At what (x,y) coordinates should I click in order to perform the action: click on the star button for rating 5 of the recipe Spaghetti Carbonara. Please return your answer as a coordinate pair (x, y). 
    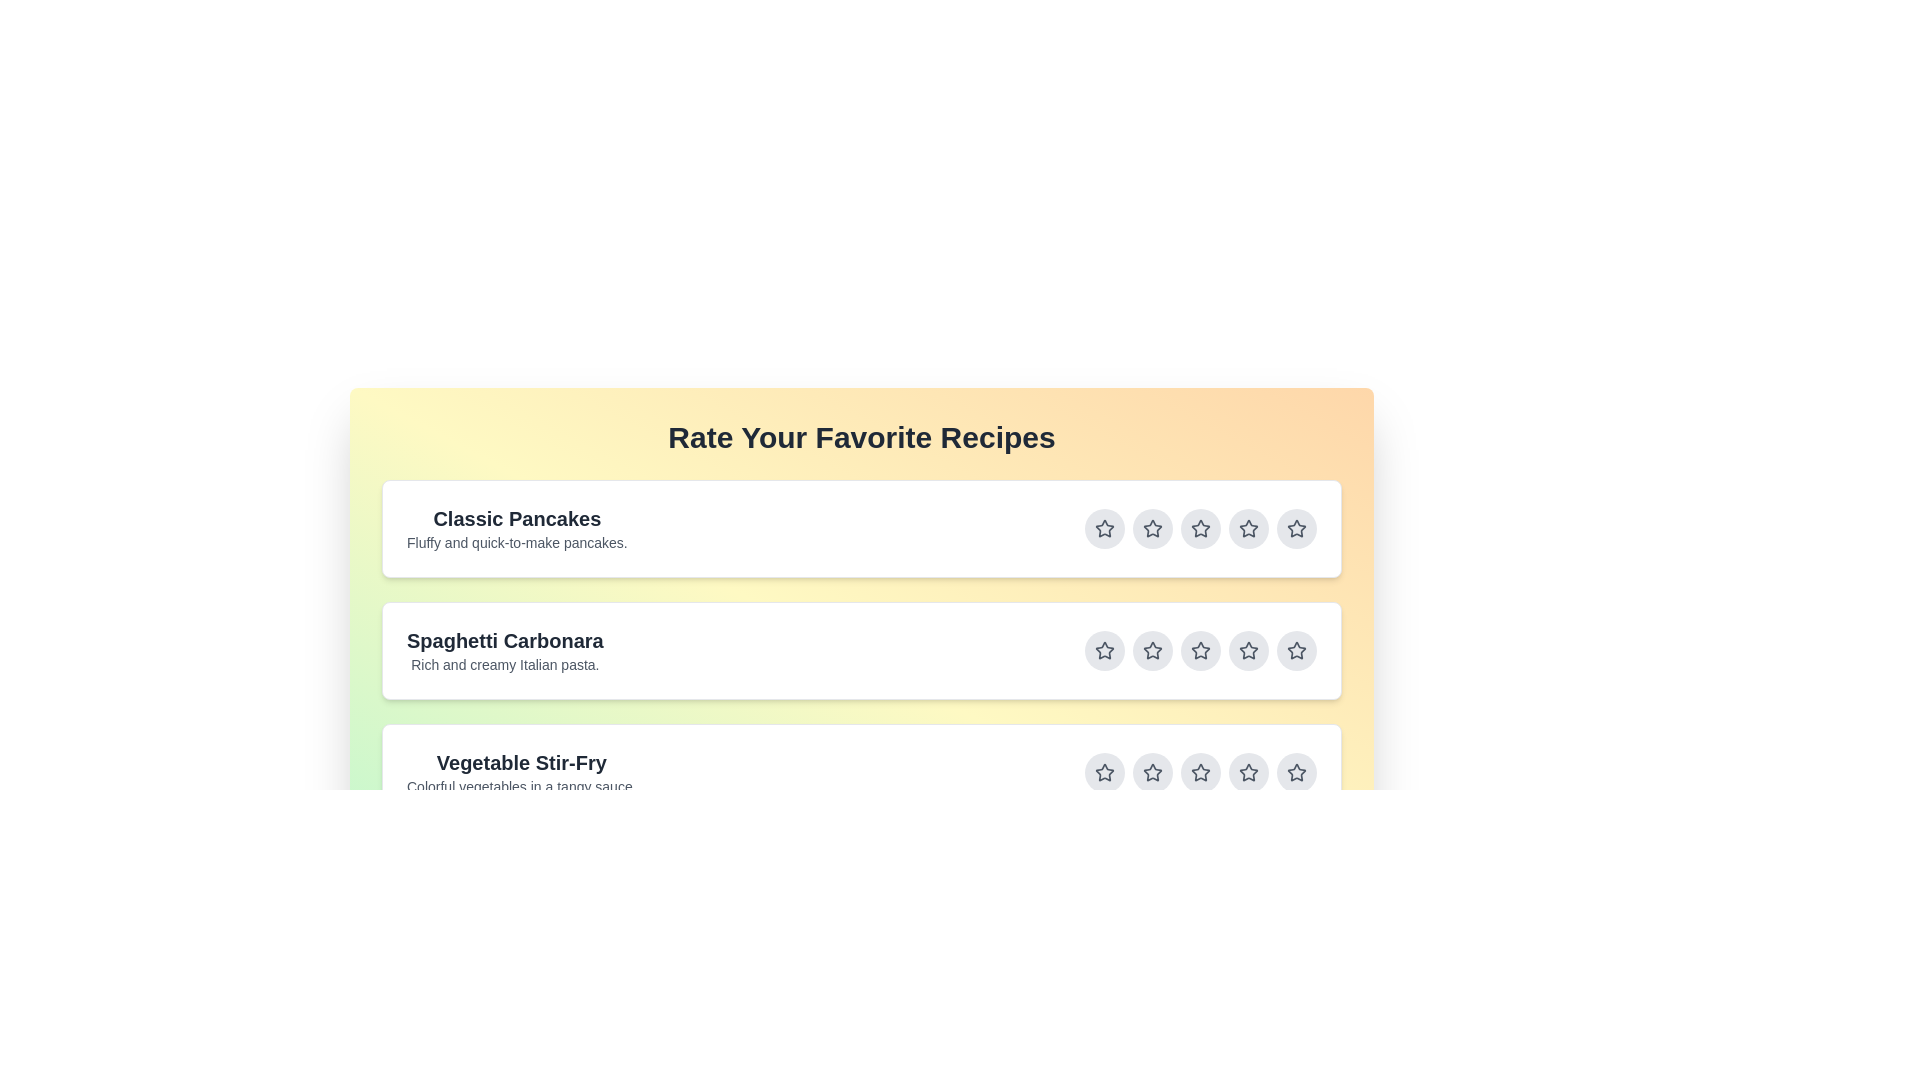
    Looking at the image, I should click on (1296, 651).